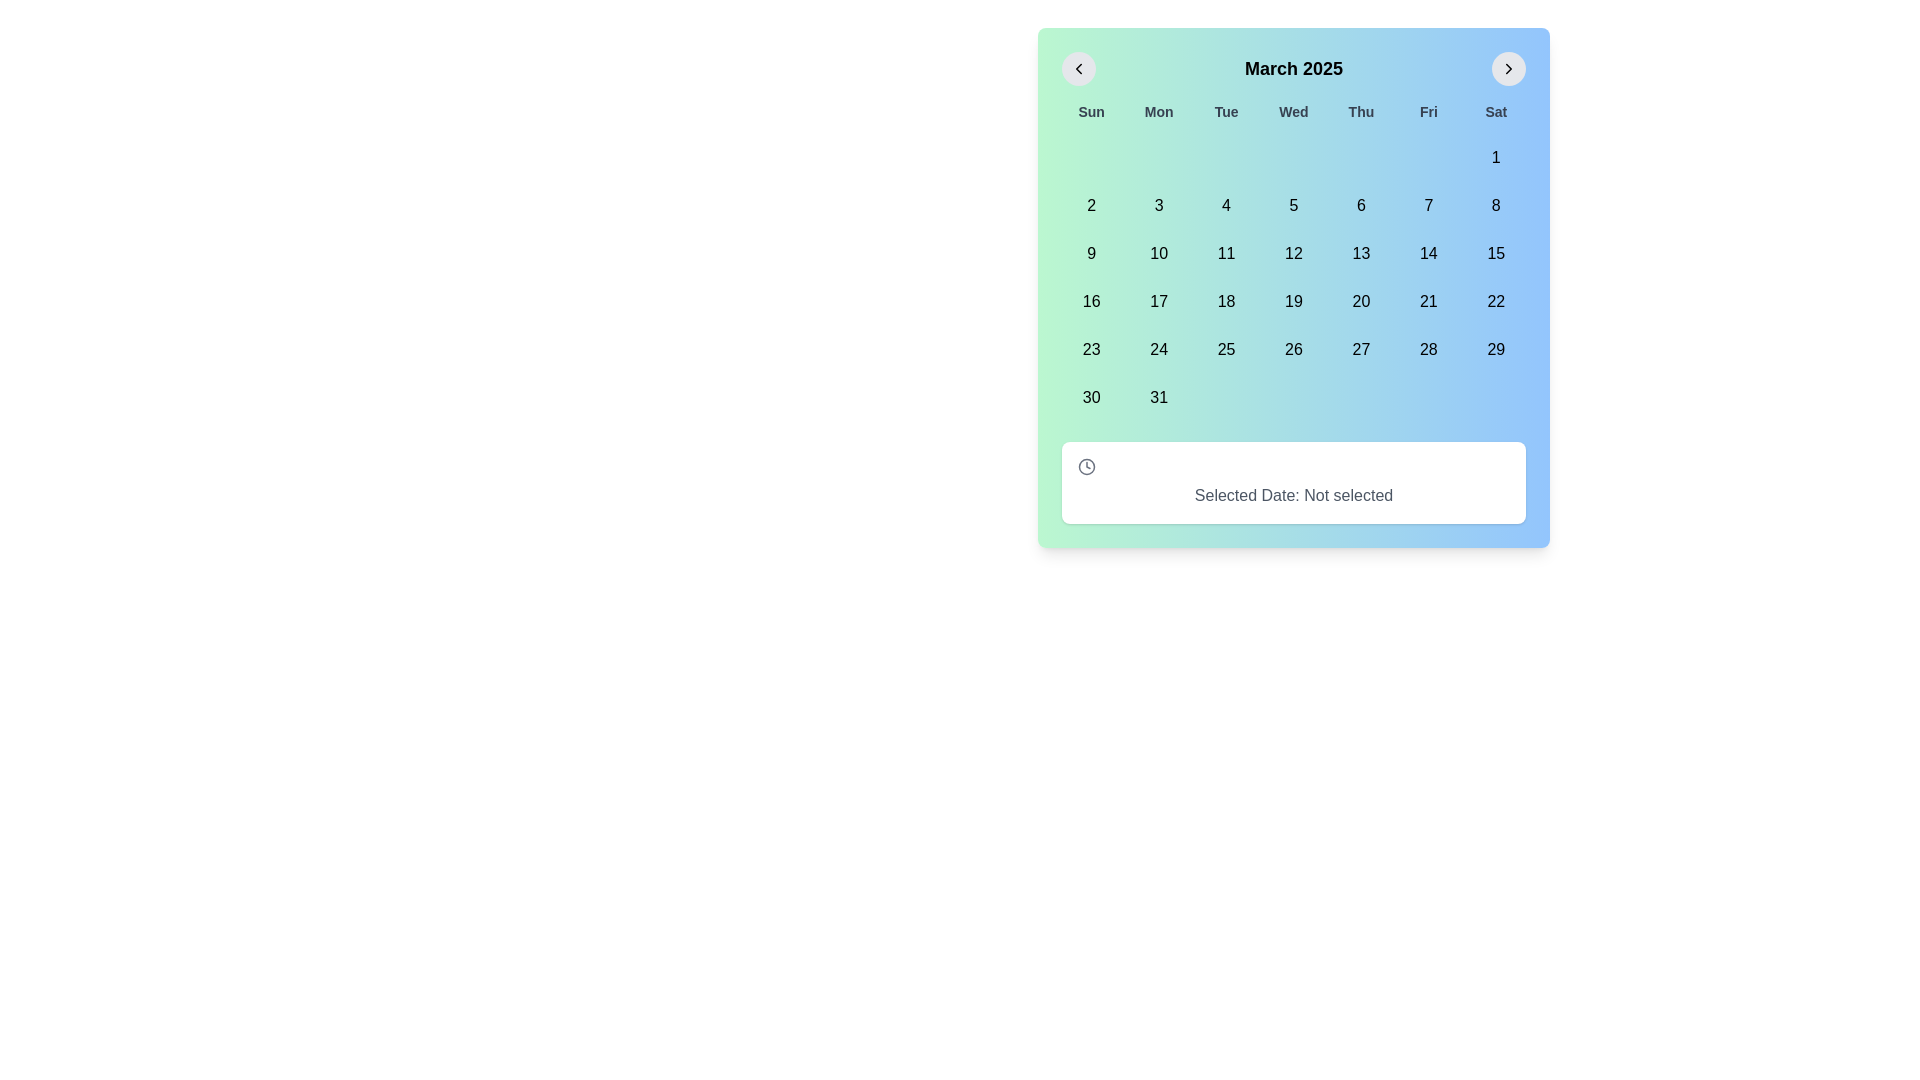 This screenshot has height=1080, width=1920. What do you see at coordinates (1508, 68) in the screenshot?
I see `the right-facing Chevron icon button located in the top-right corner of the calendar interface, adjacent to the title 'March 2025', for navigation purposes` at bounding box center [1508, 68].